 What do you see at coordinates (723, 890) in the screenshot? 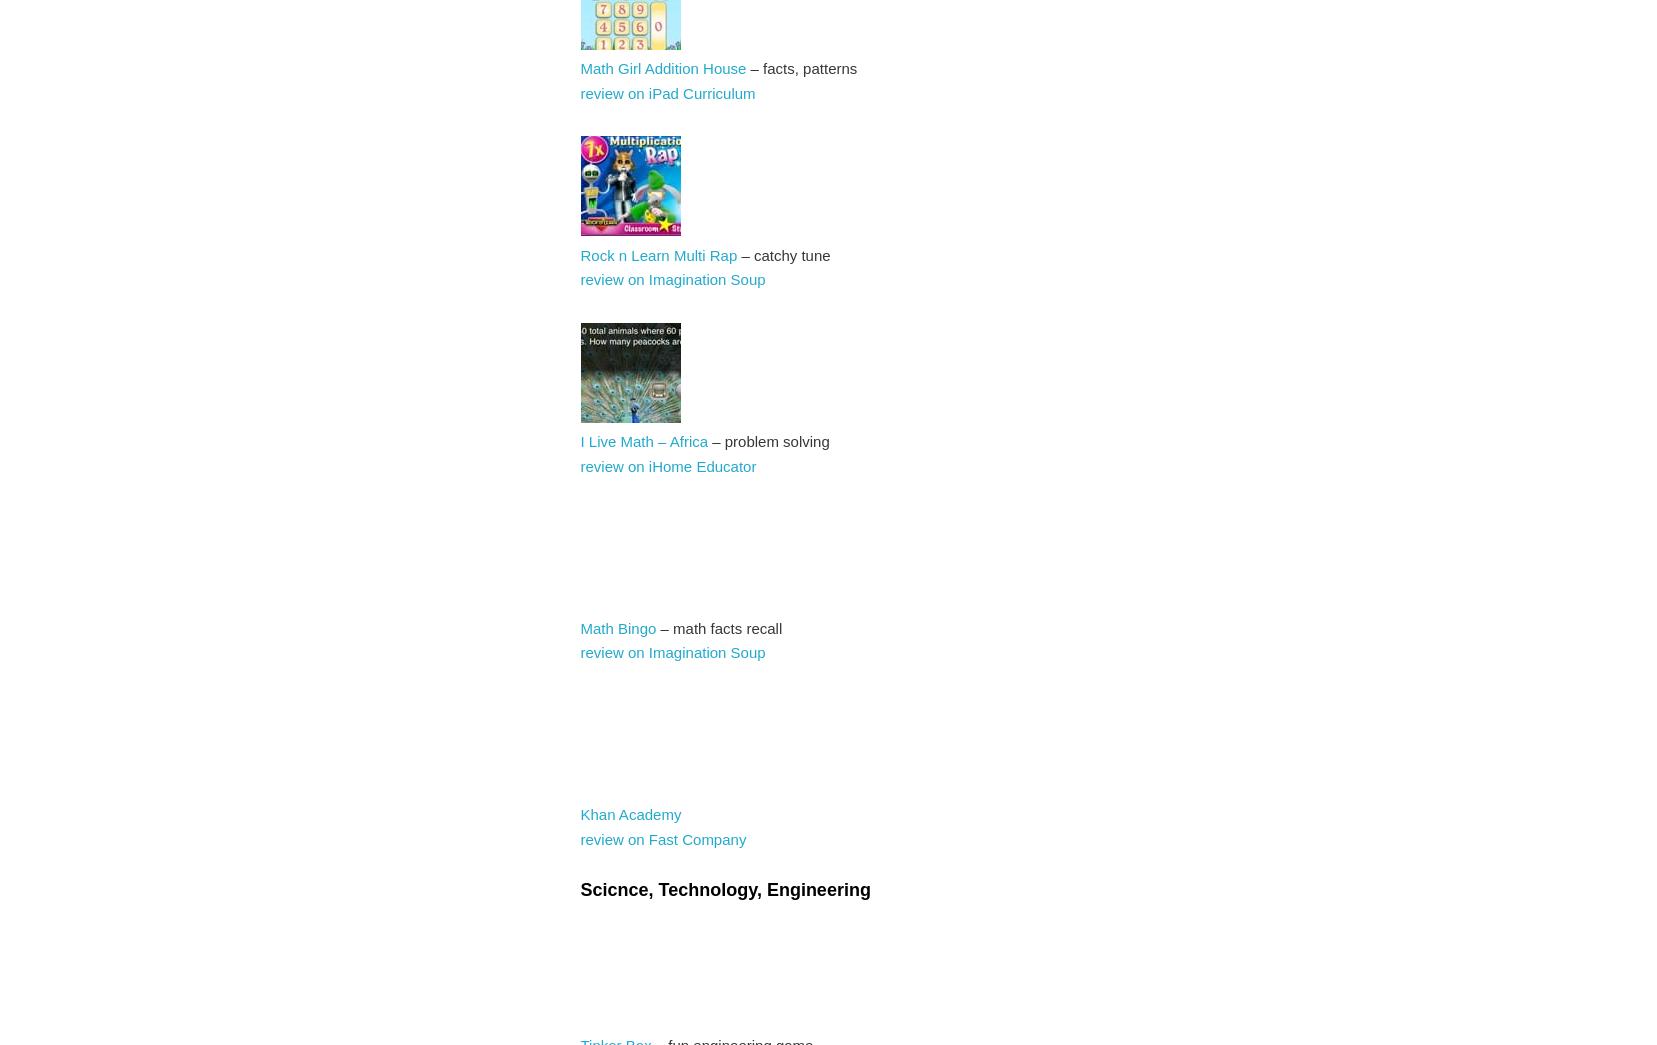
I see `'Scicnce, Technology, Engineering'` at bounding box center [723, 890].